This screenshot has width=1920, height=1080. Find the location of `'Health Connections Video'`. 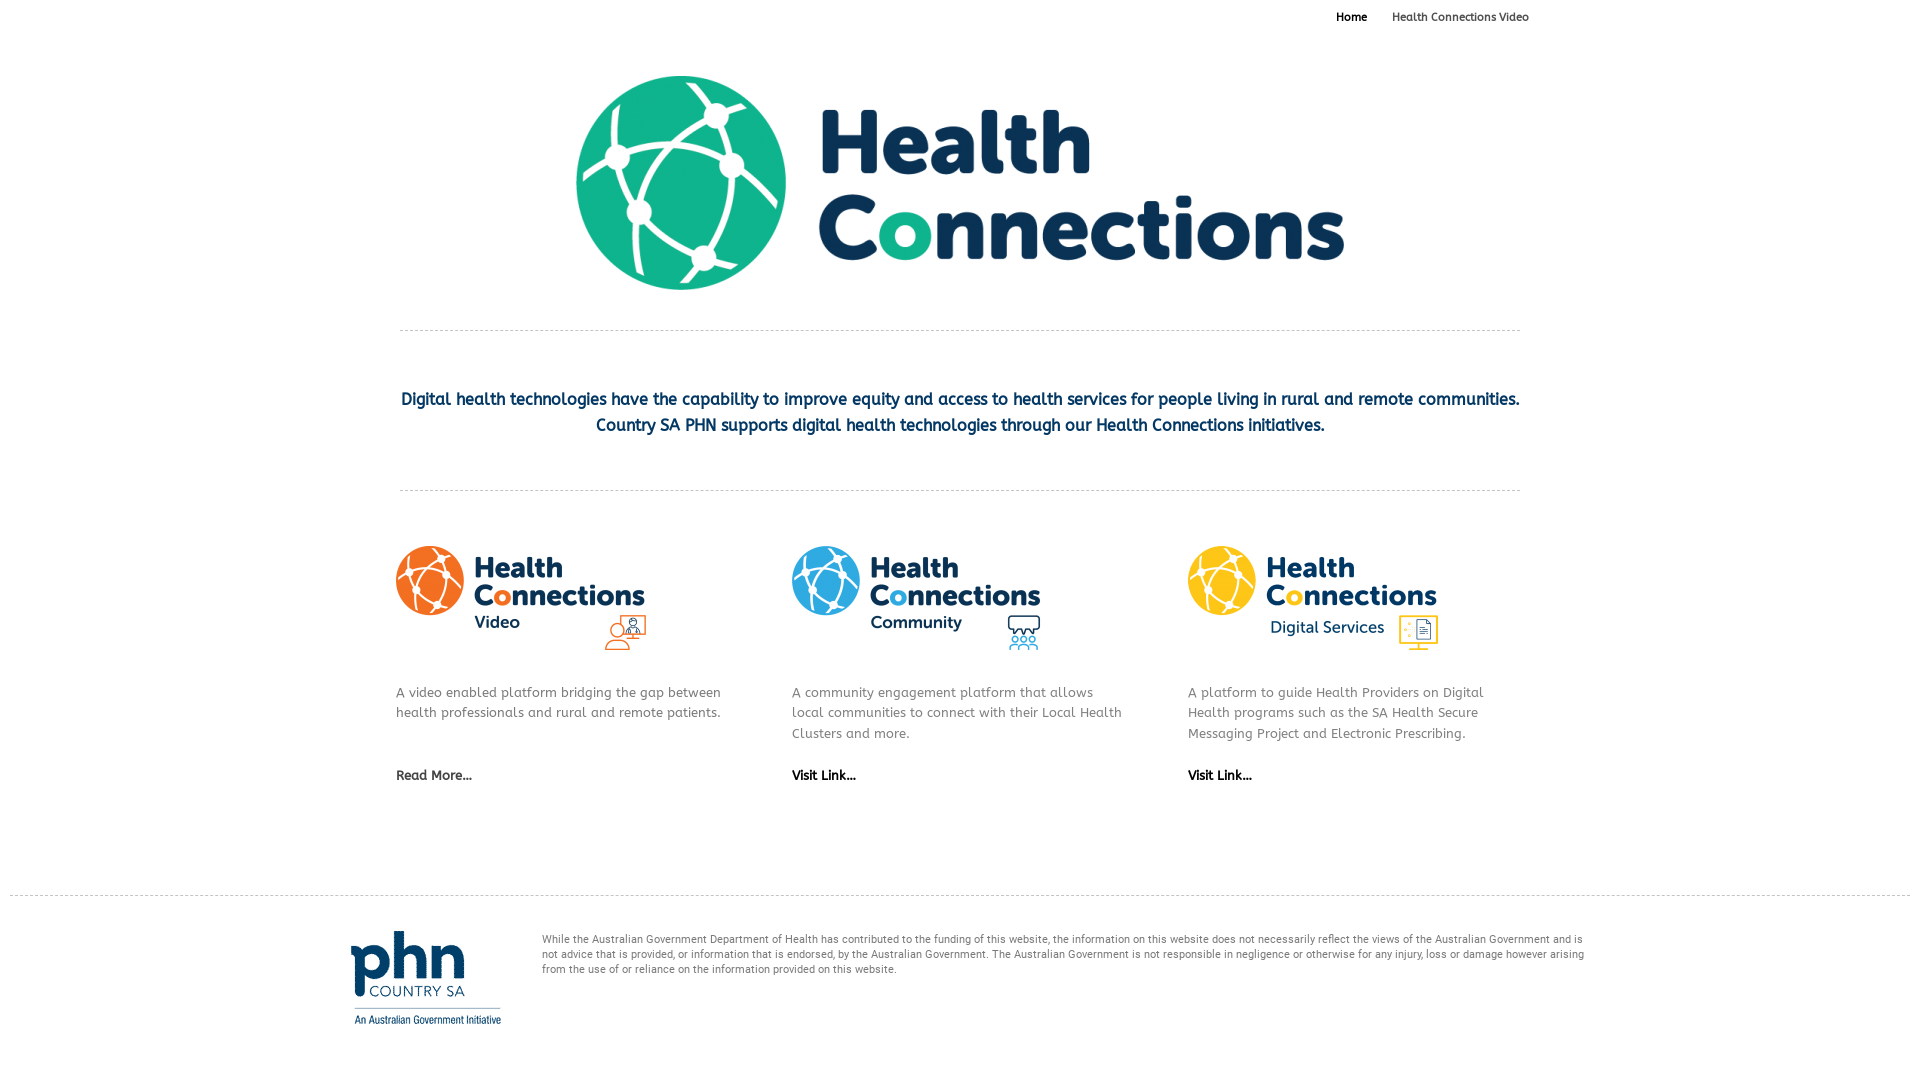

'Health Connections Video' is located at coordinates (1460, 18).